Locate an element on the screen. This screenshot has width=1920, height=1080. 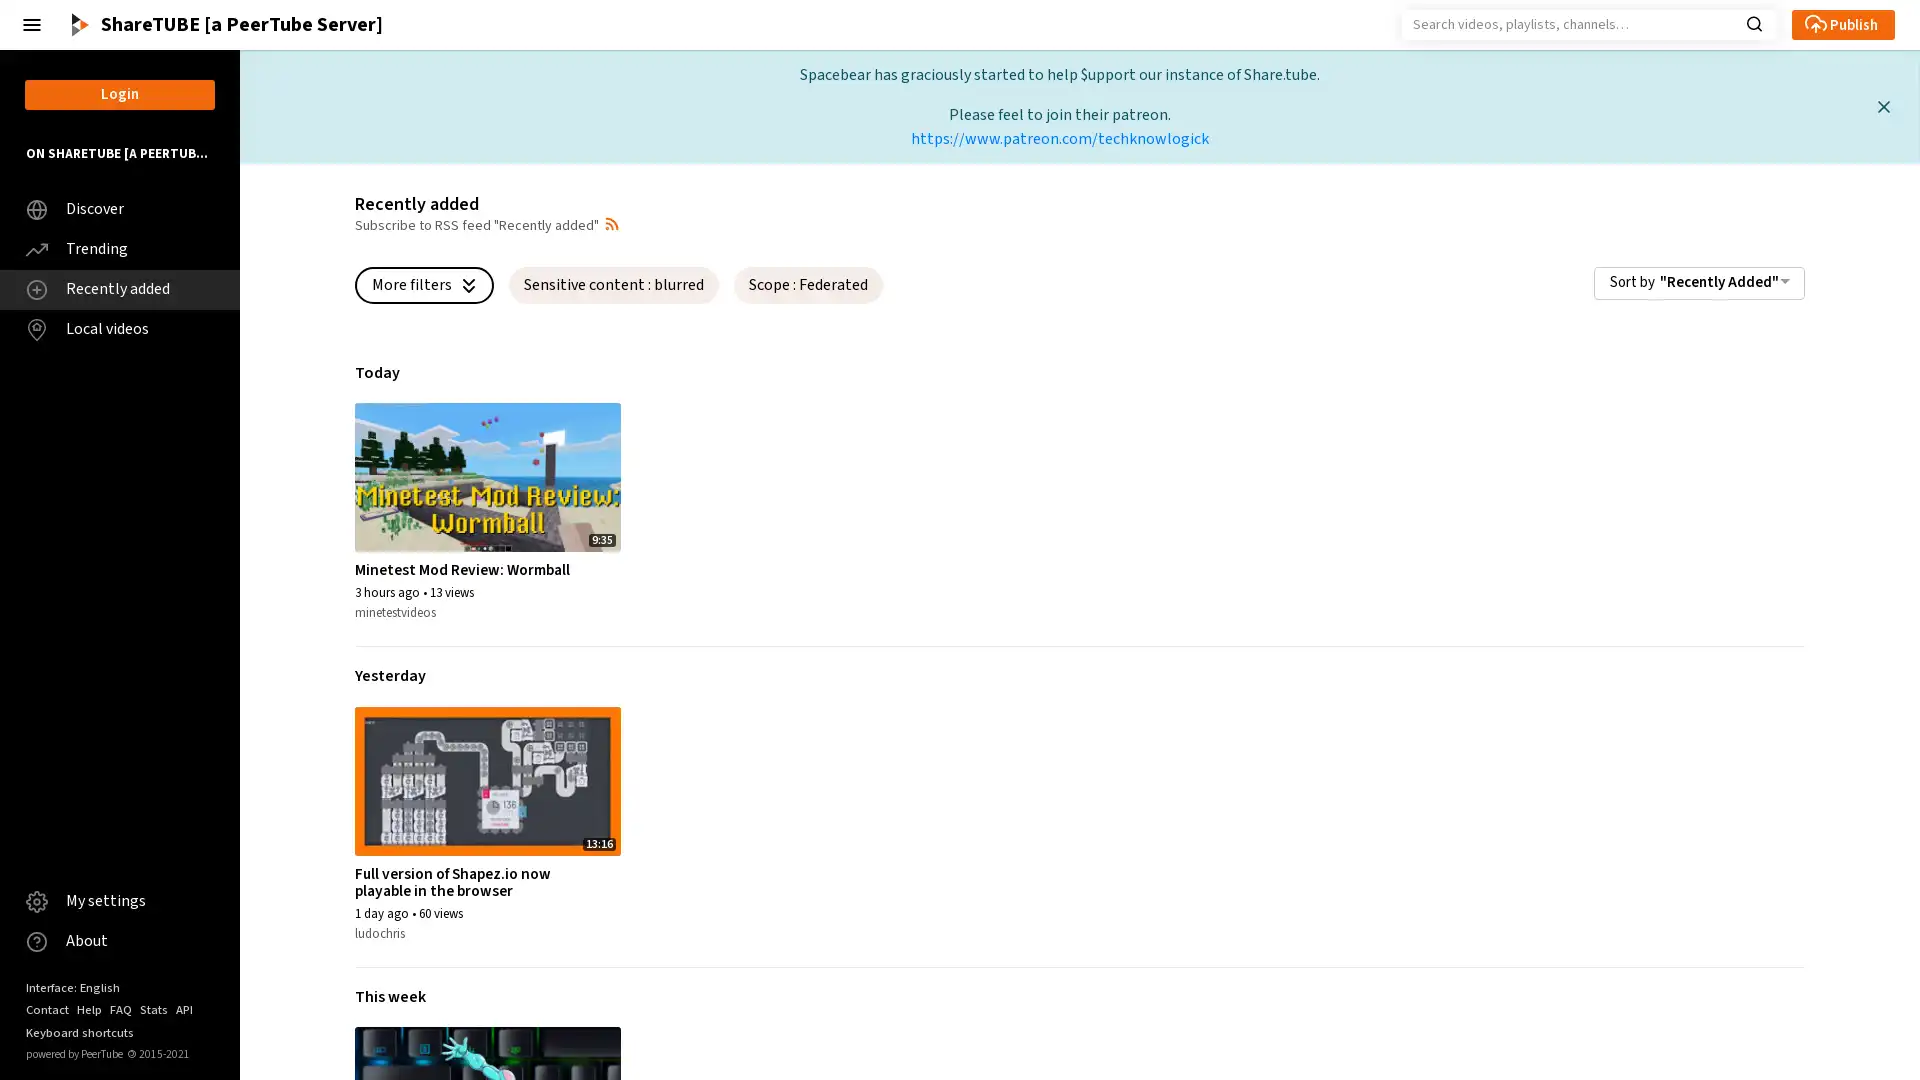
Open syndication dropdown is located at coordinates (610, 223).